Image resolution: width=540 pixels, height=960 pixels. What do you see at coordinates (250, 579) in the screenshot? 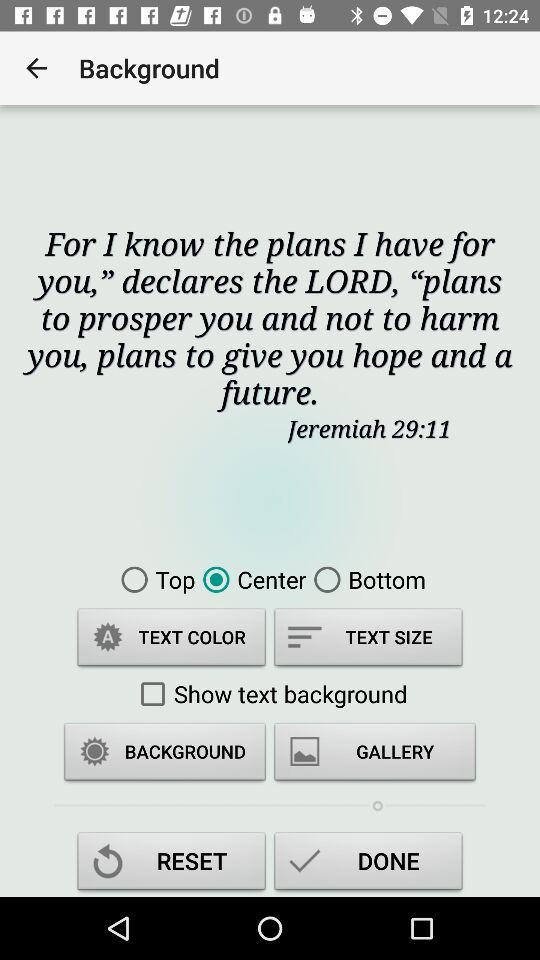
I see `icon to the right of the top item` at bounding box center [250, 579].